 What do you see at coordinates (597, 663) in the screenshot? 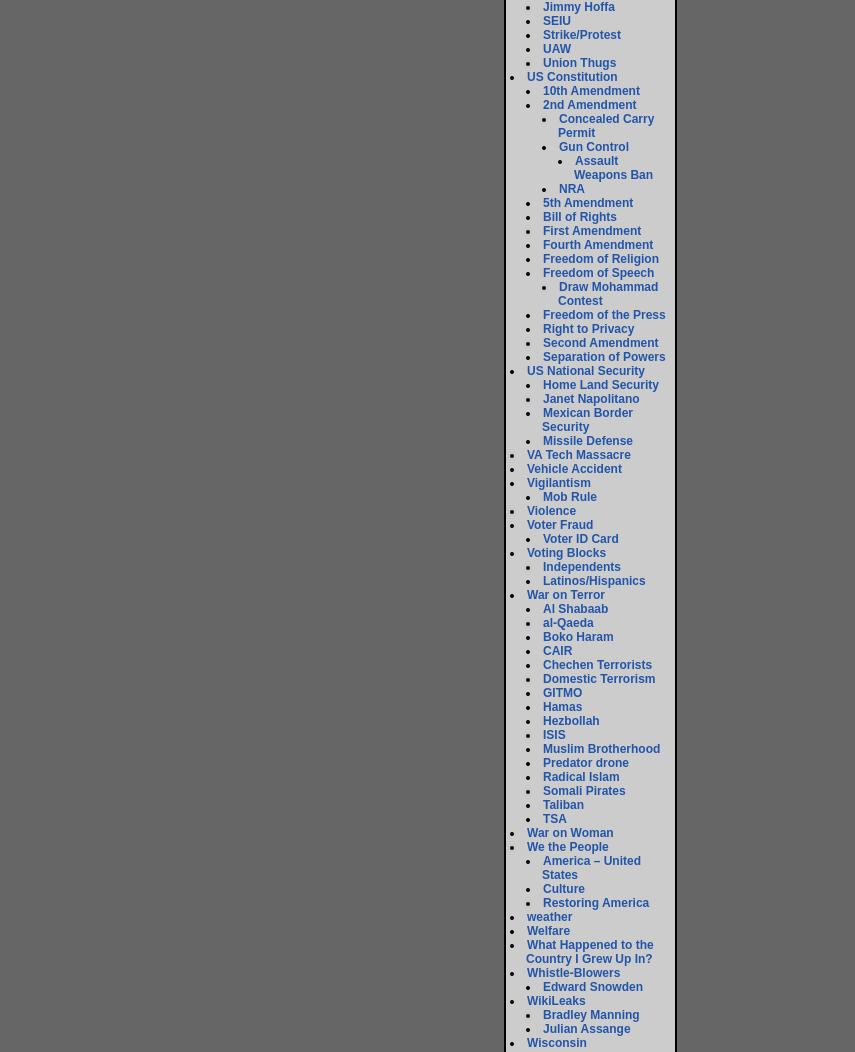
I see `'Chechen Terrorists'` at bounding box center [597, 663].